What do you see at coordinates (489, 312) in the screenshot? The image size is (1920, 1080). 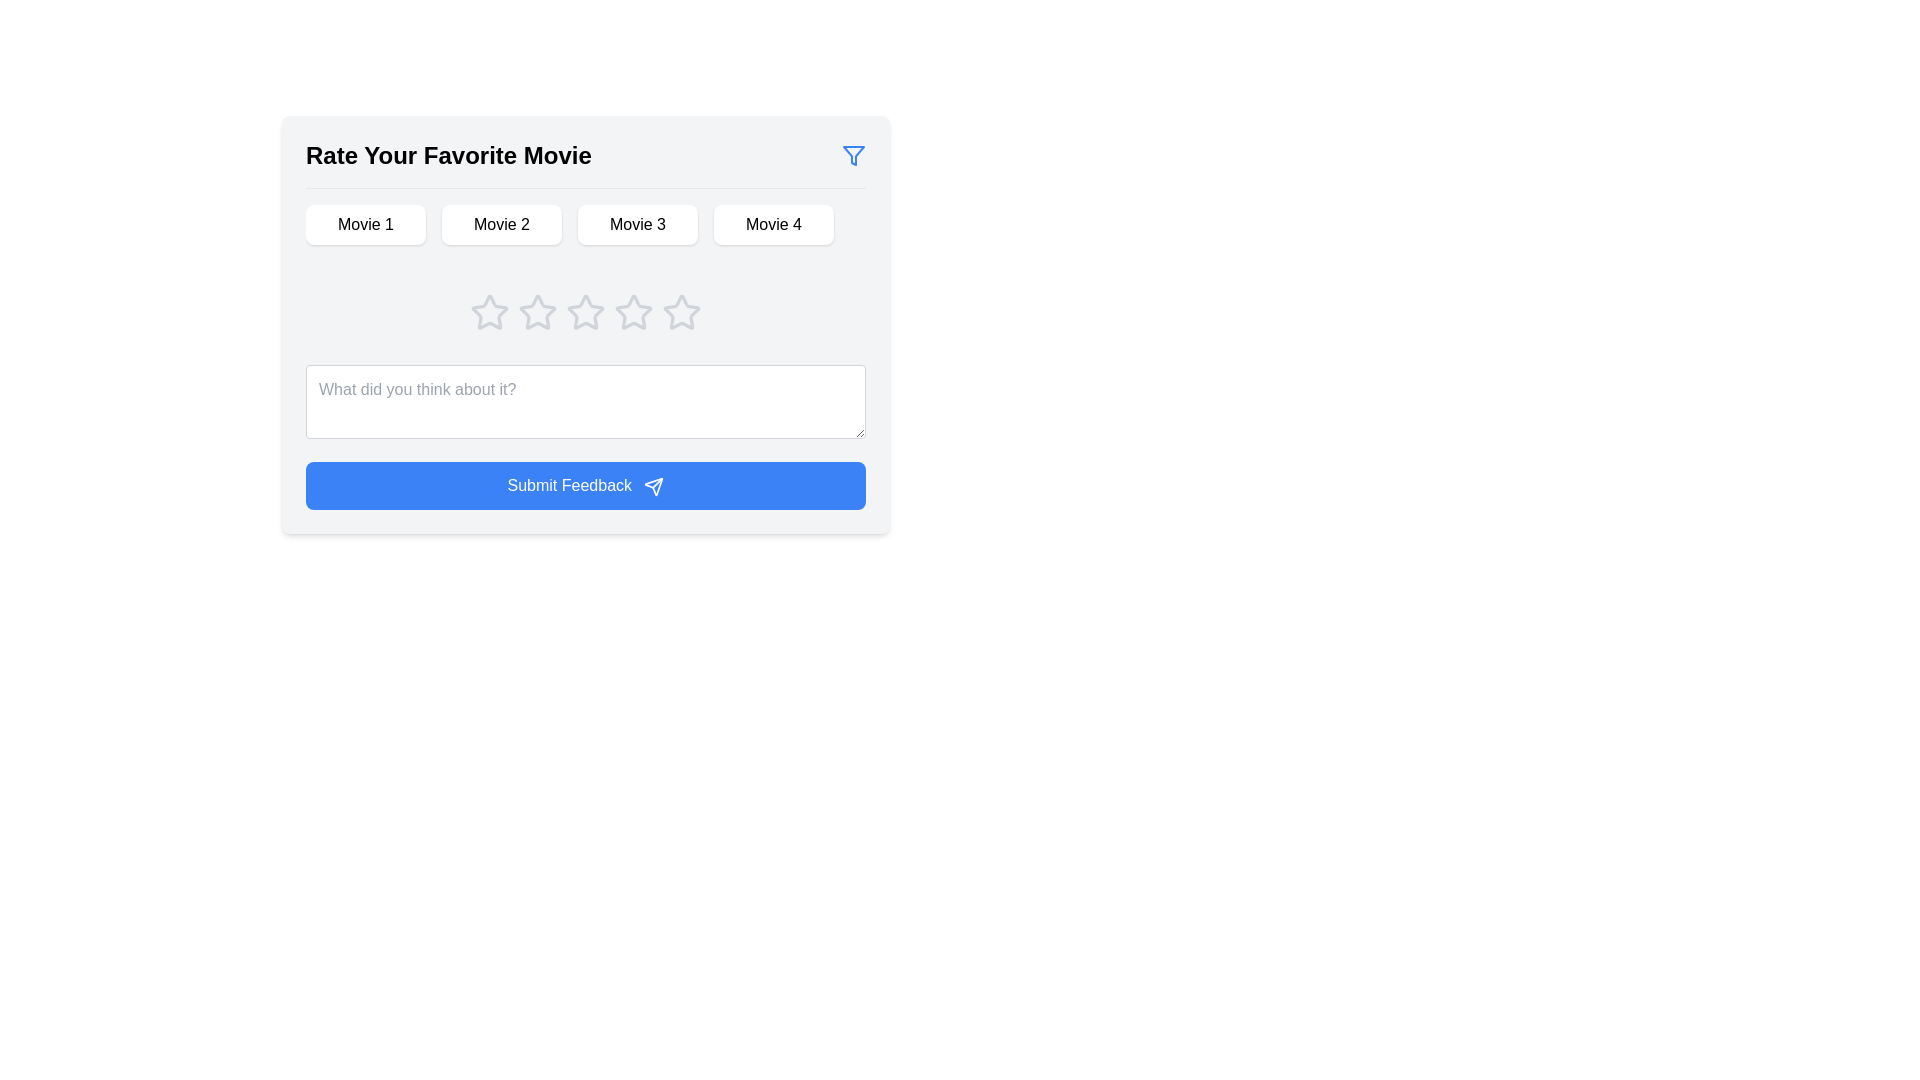 I see `the first star icon outlined in gray to rate the movie in the 'Rate Your Favorite Movie' section` at bounding box center [489, 312].